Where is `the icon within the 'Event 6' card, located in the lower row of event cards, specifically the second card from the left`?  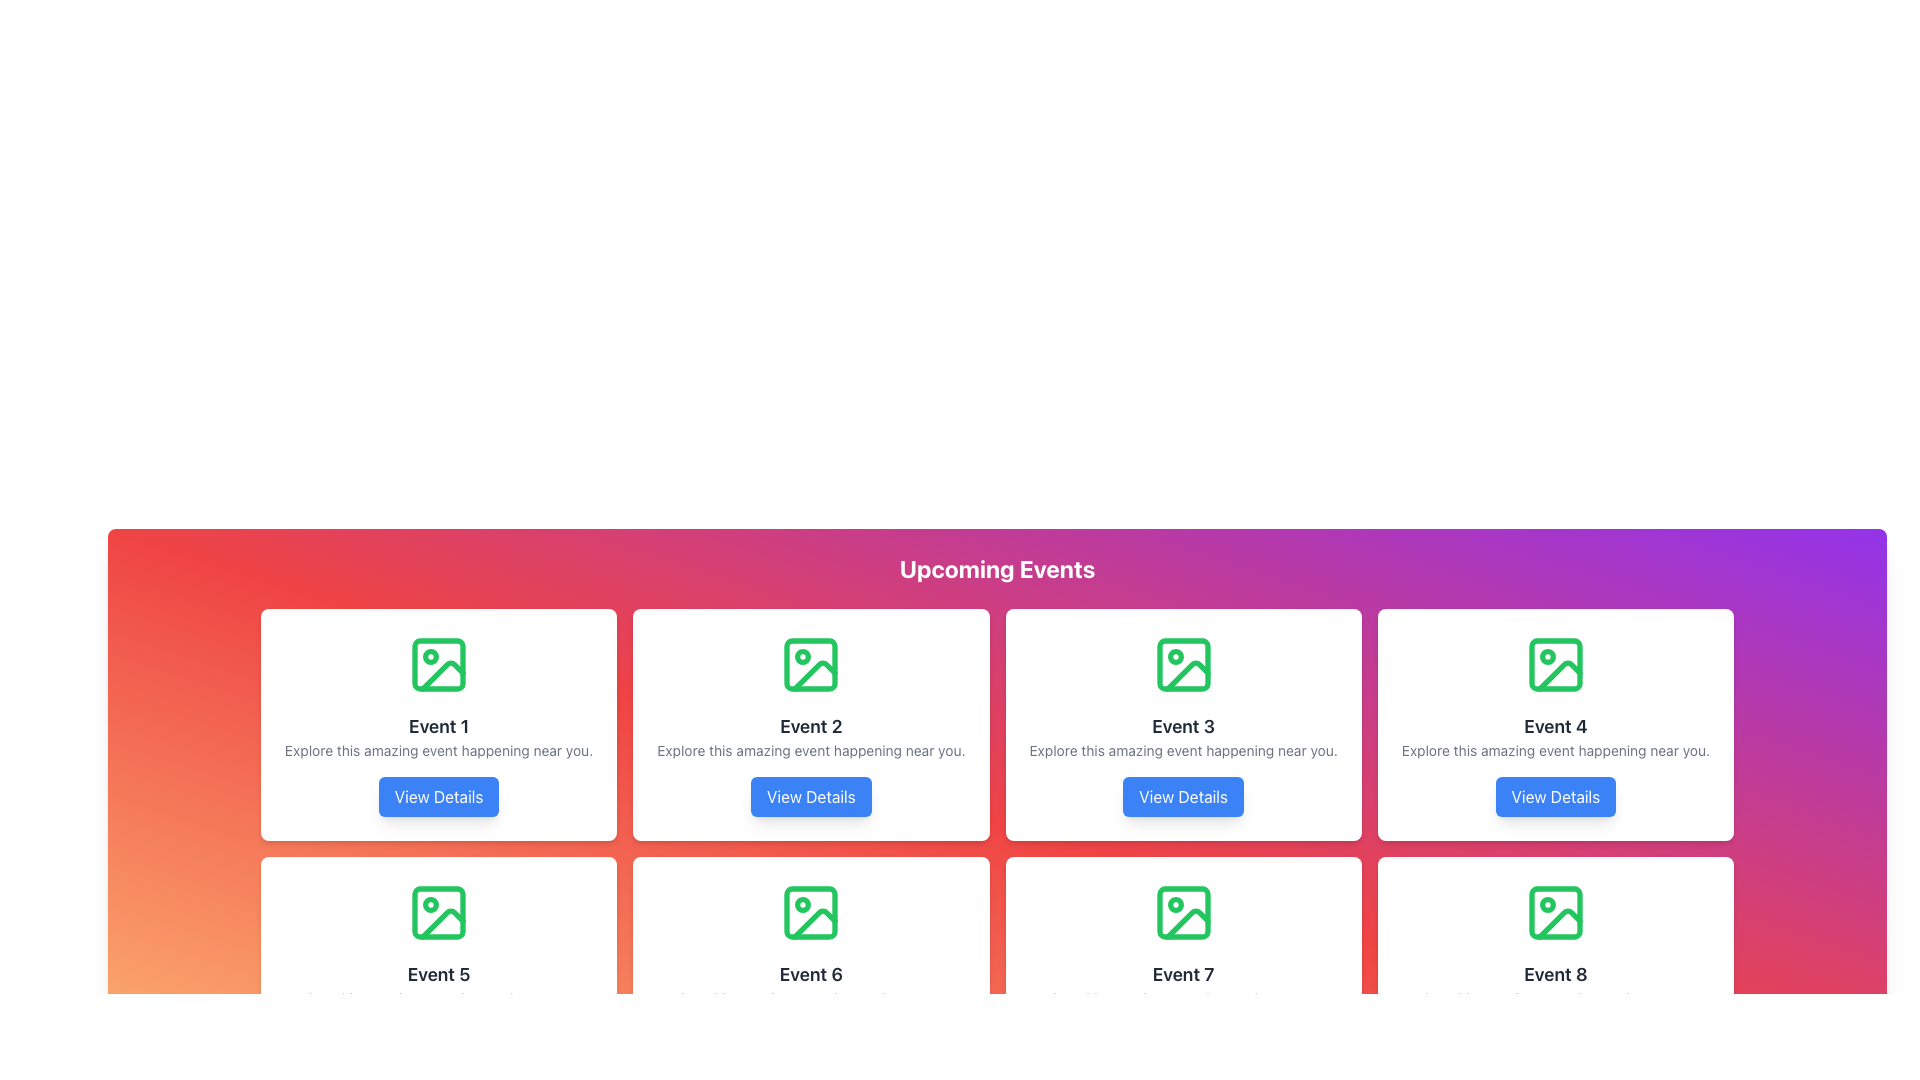
the icon within the 'Event 6' card, located in the lower row of event cards, specifically the second card from the left is located at coordinates (803, 905).